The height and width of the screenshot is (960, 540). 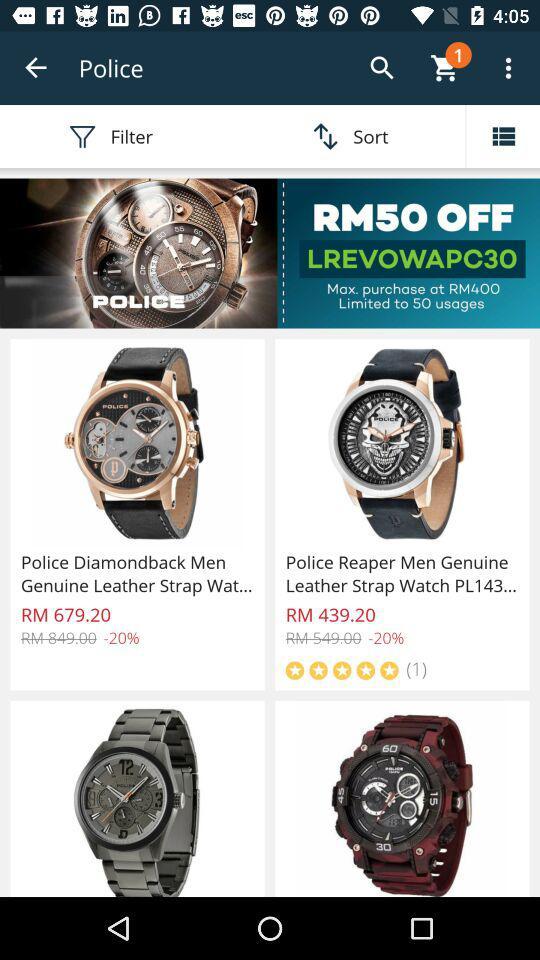 What do you see at coordinates (36, 68) in the screenshot?
I see `the icon next to police app` at bounding box center [36, 68].